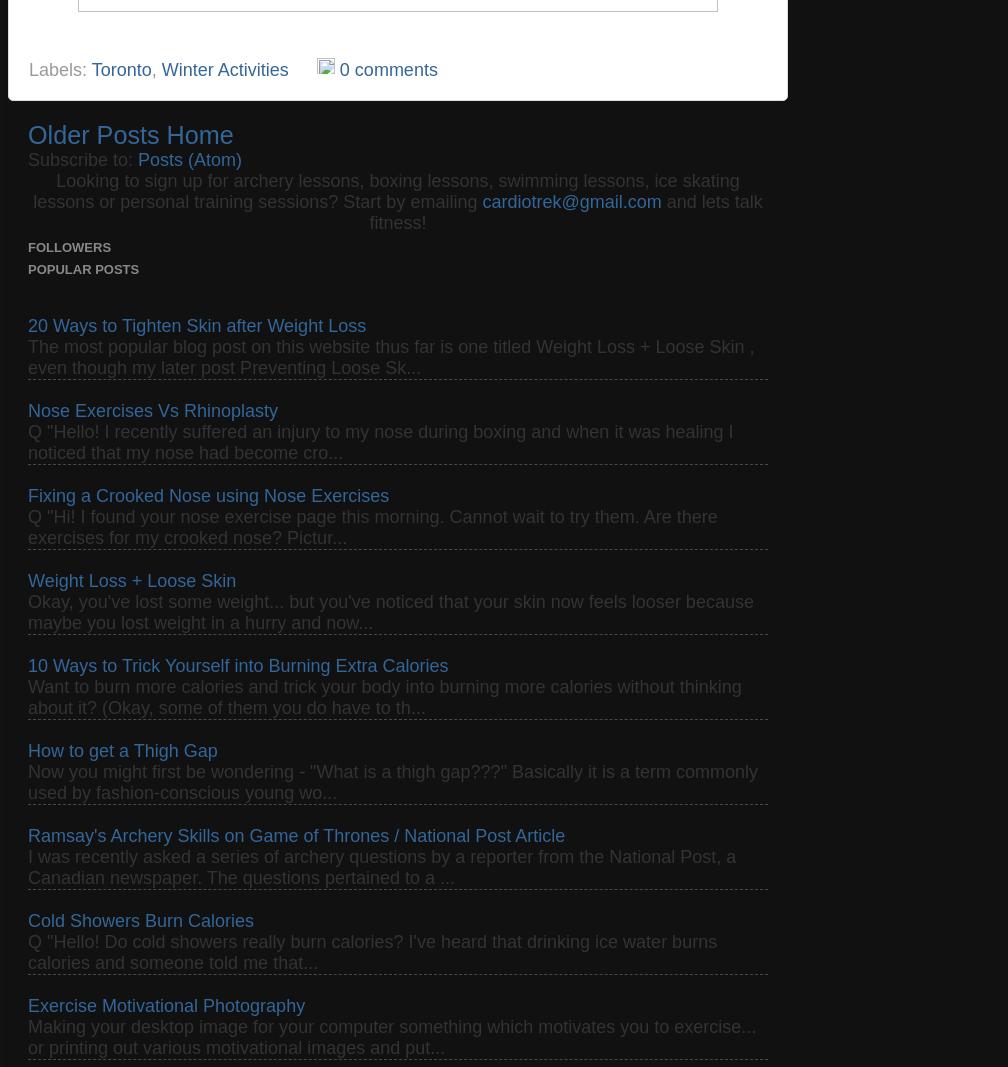  Describe the element at coordinates (28, 525) in the screenshot. I see `'Q    "Hi!      I found your nose exercise page this  morning. Cannot wait to try them. Are there exercises for my crooked  nose? Pictur...'` at that location.